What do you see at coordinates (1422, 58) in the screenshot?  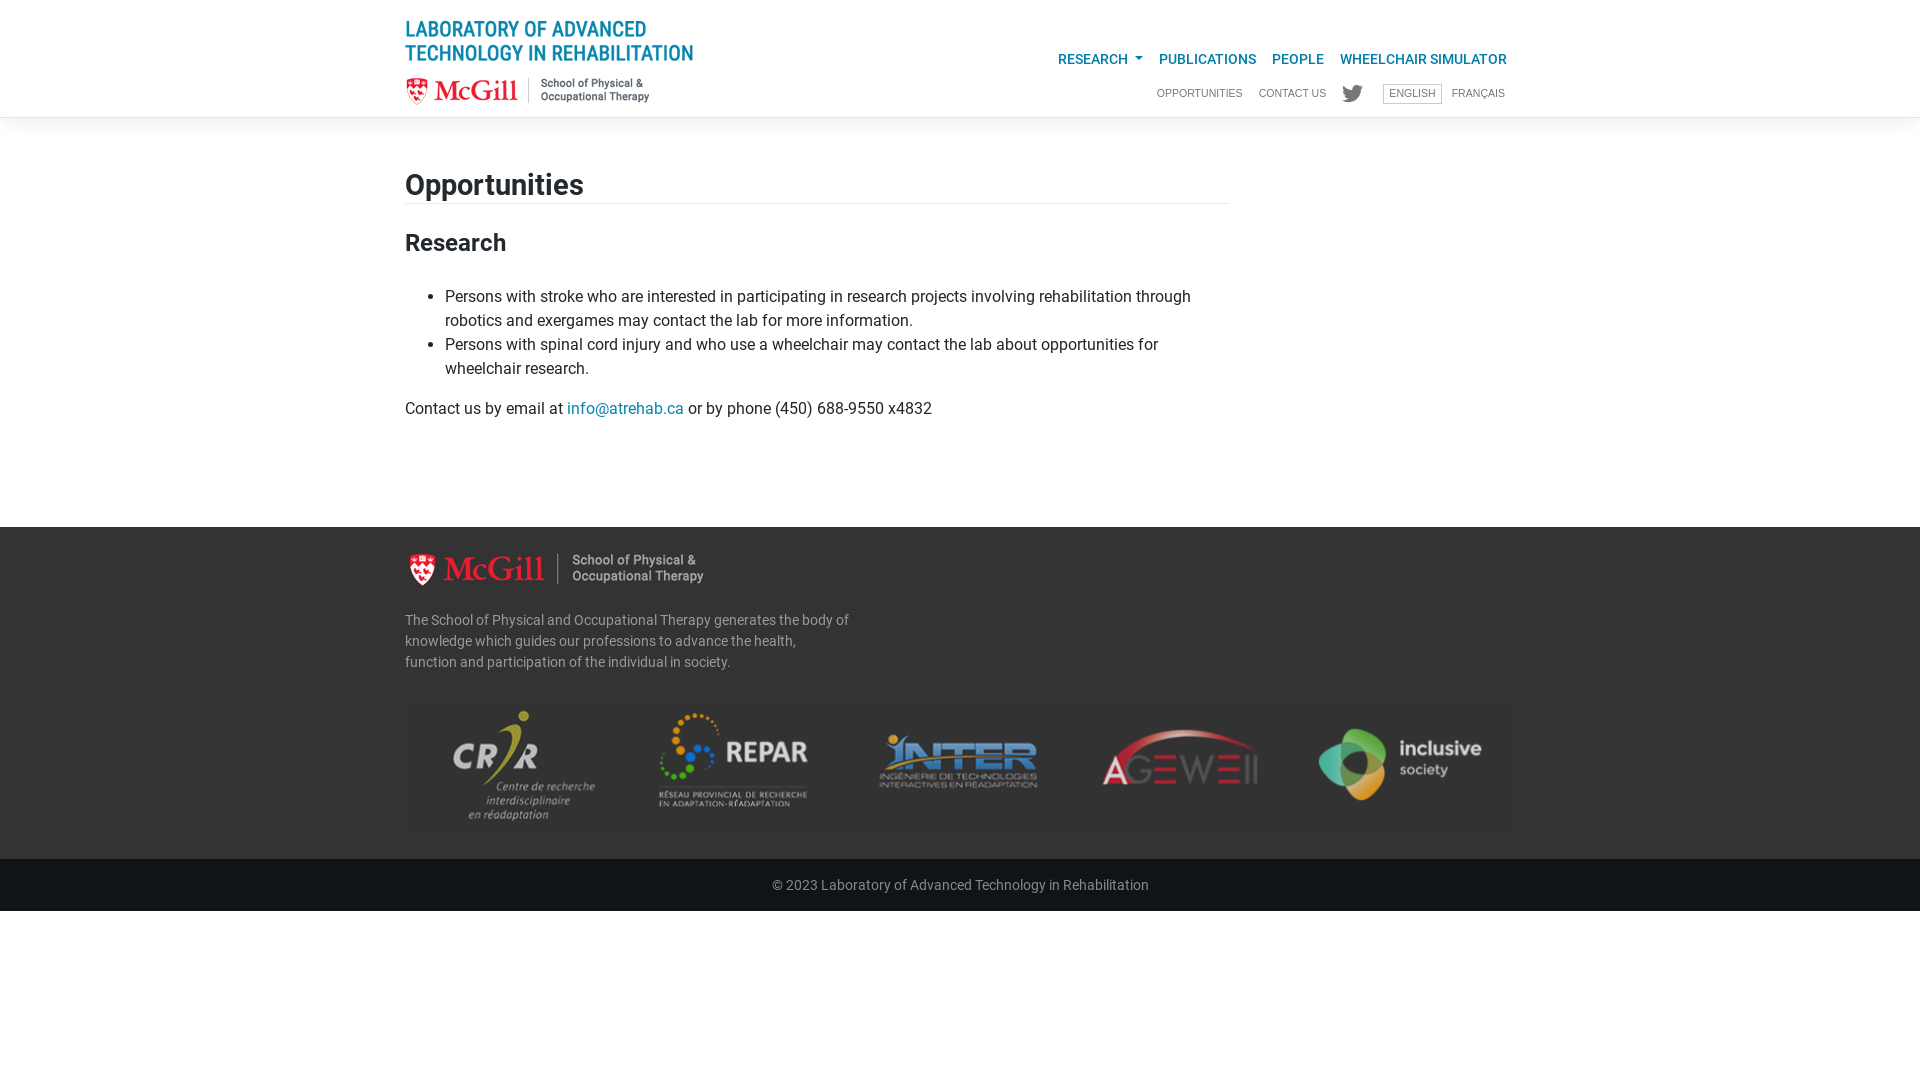 I see `'WHEELCHAIR SIMULATOR'` at bounding box center [1422, 58].